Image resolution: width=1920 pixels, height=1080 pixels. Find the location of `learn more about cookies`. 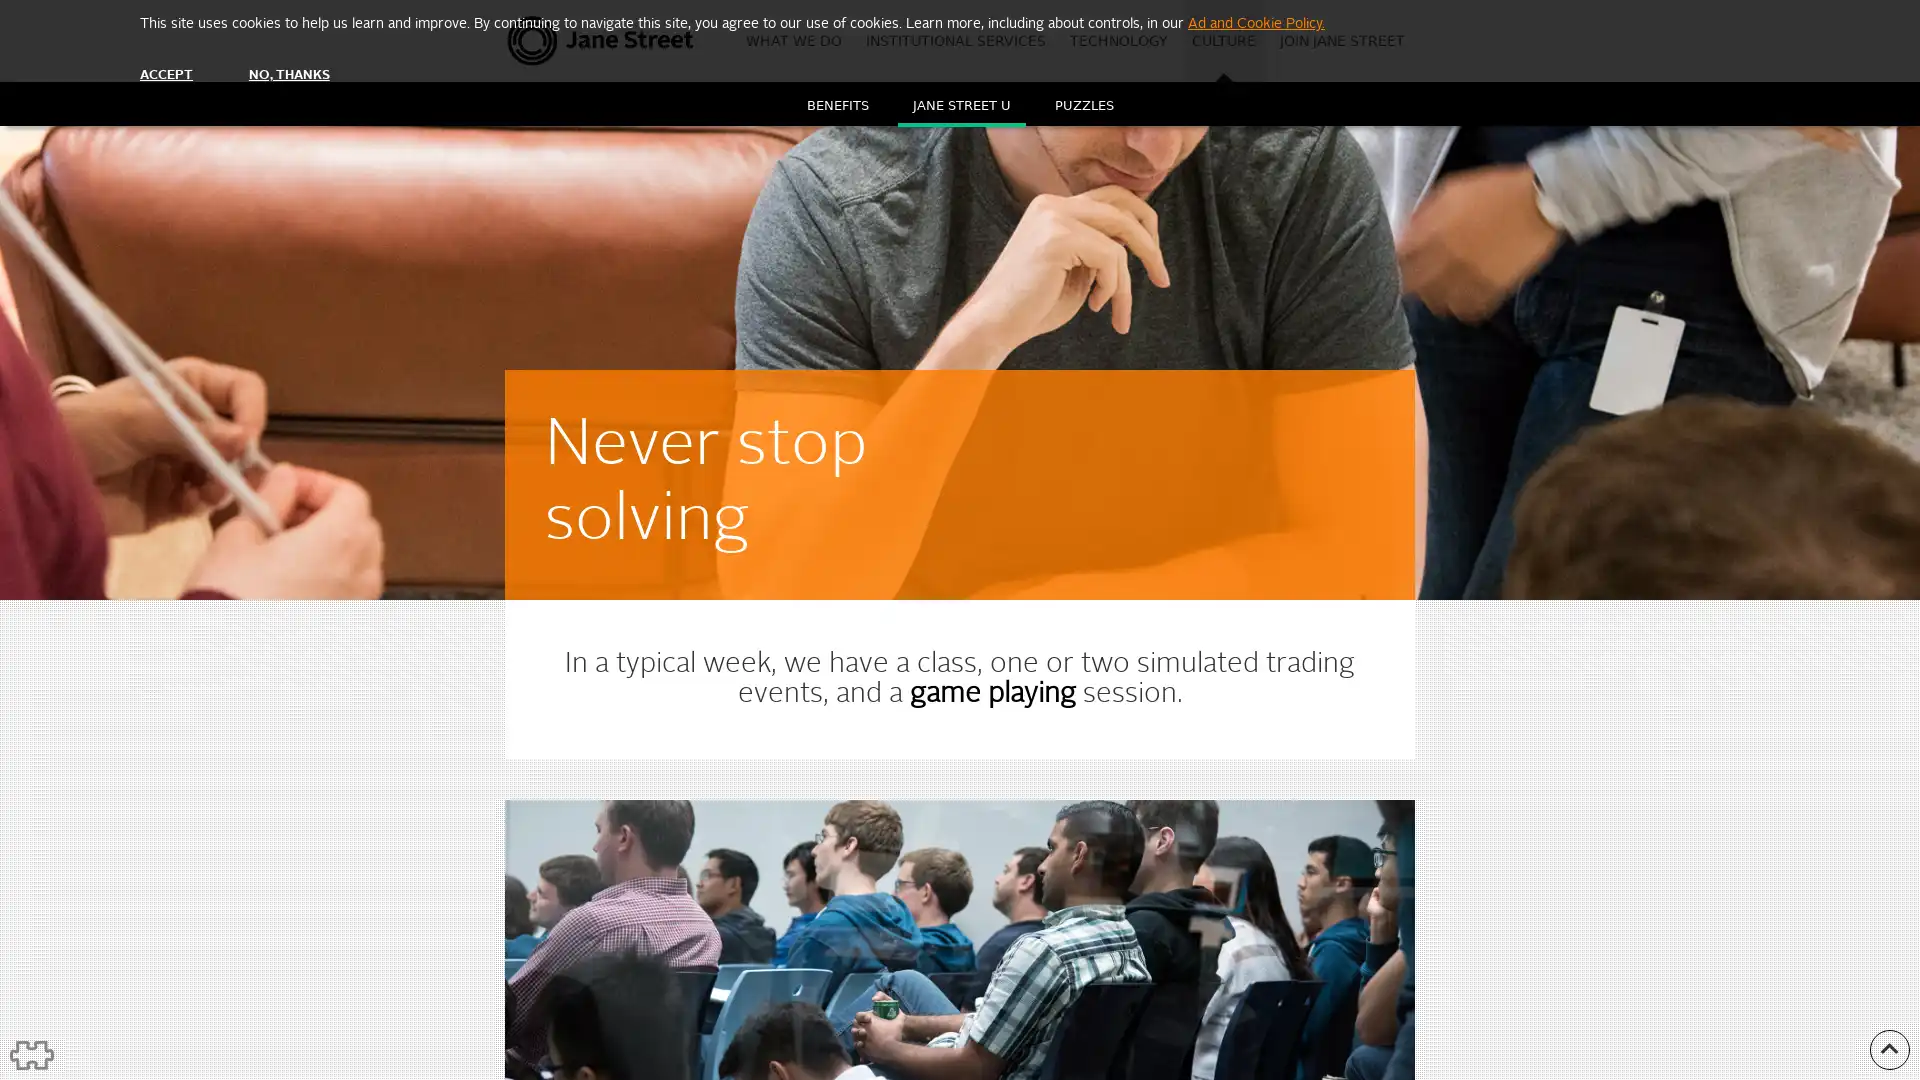

learn more about cookies is located at coordinates (1255, 23).